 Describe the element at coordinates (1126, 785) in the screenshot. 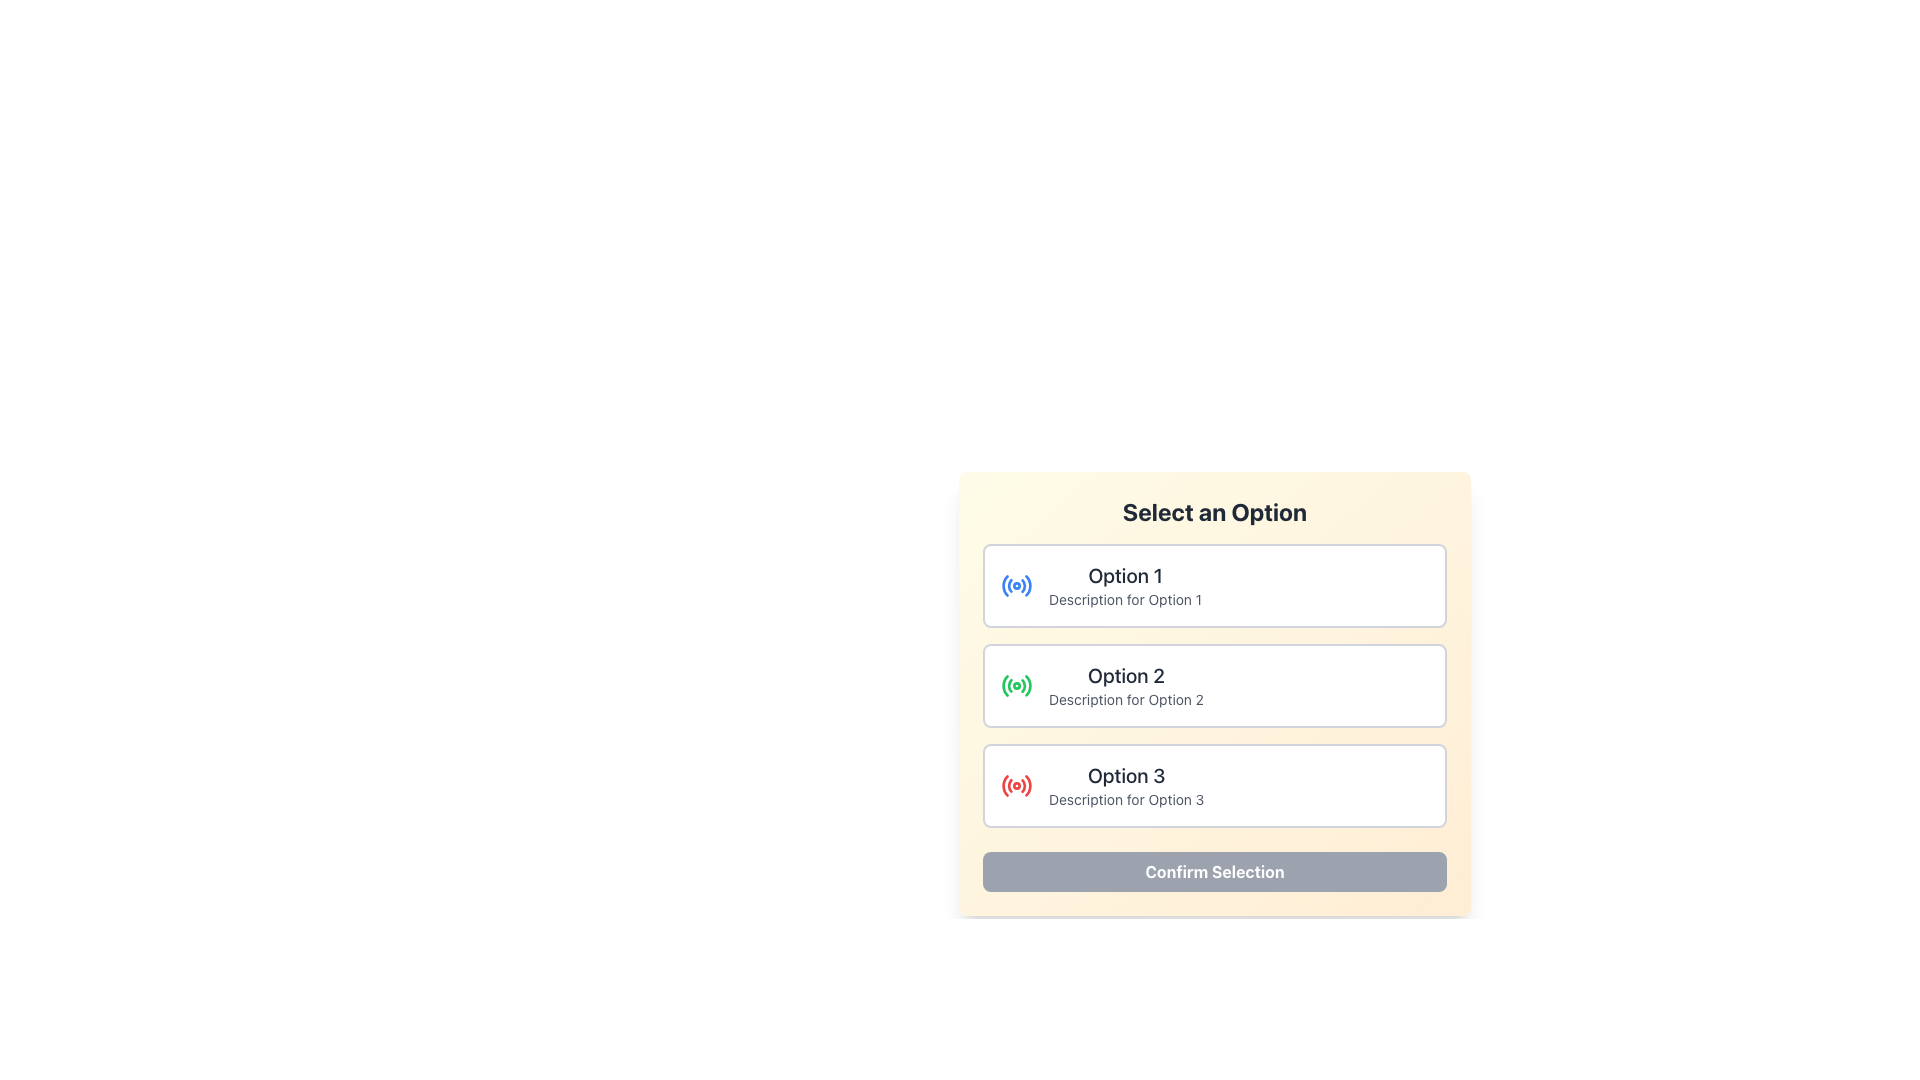

I see `the text label displaying 'Option 3' with the subtitle 'Description for Option 3', which is the third option in the options list` at that location.